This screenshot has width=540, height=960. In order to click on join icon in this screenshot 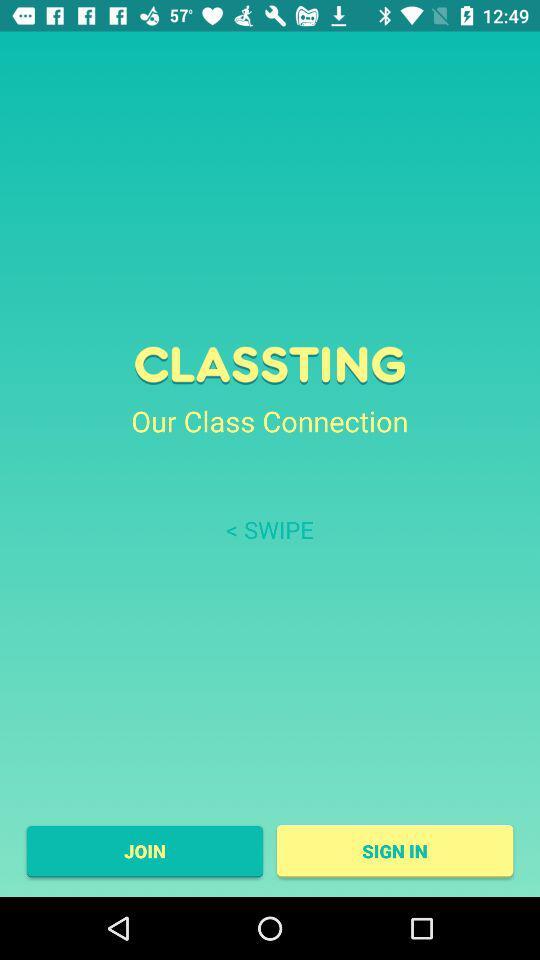, I will do `click(143, 850)`.